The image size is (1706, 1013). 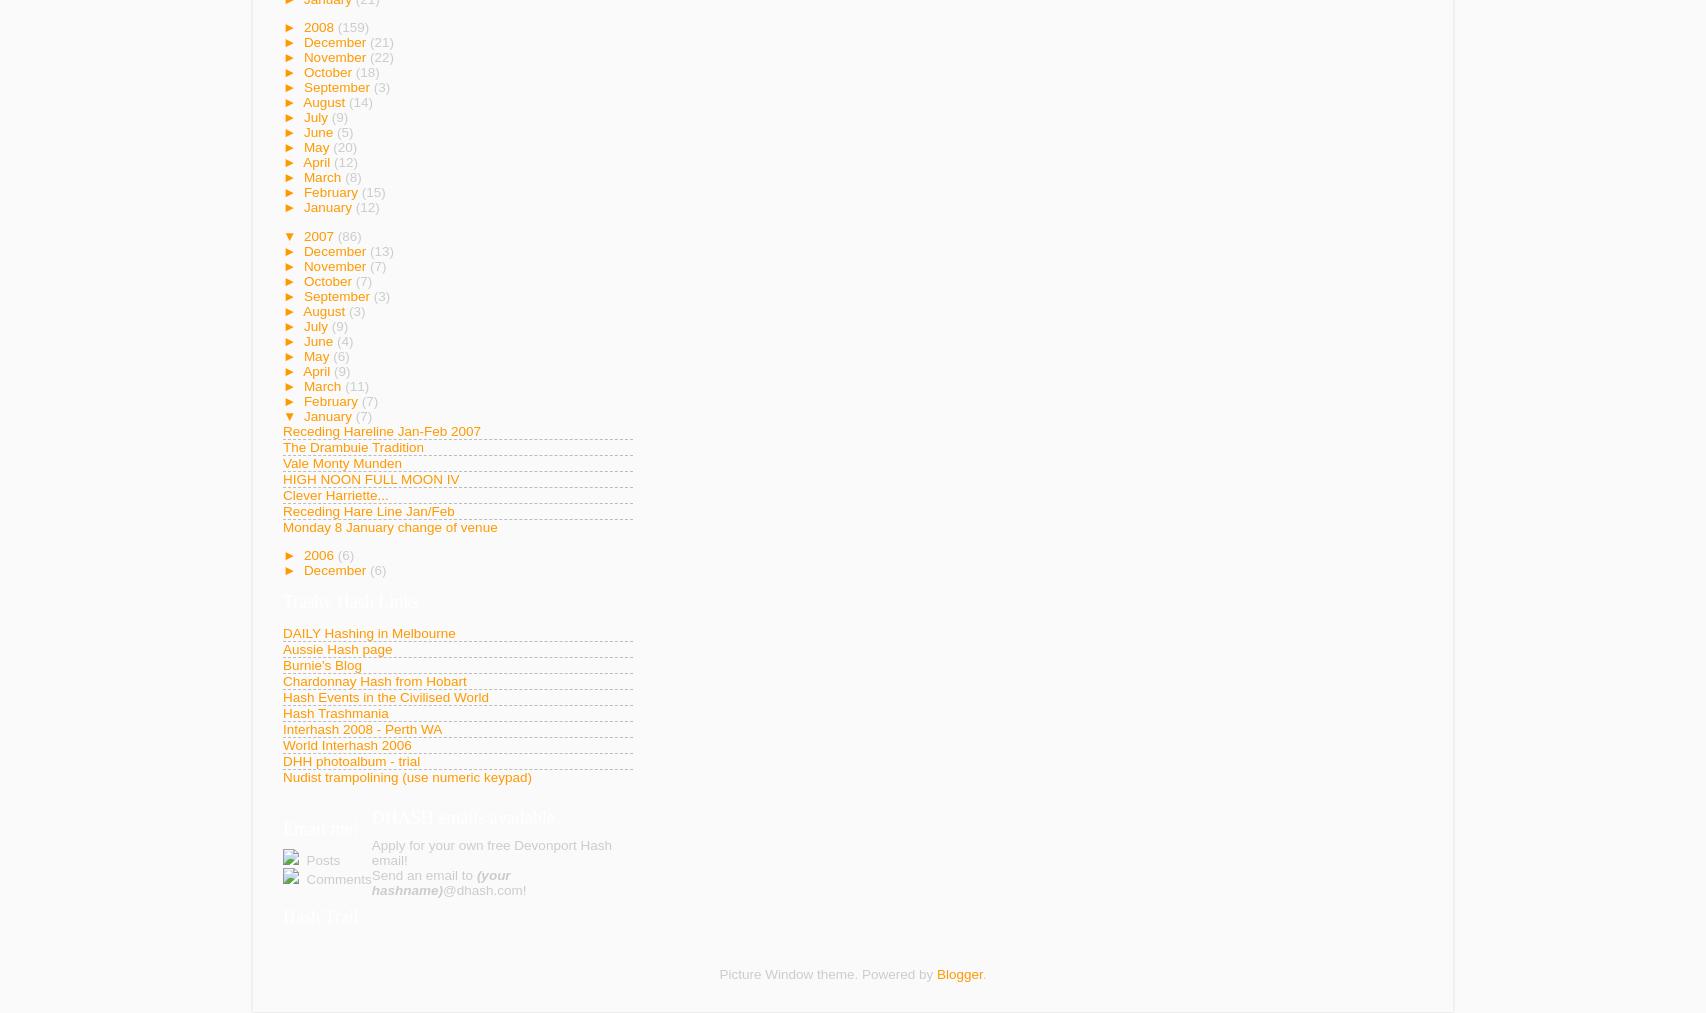 What do you see at coordinates (344, 147) in the screenshot?
I see `'(20)'` at bounding box center [344, 147].